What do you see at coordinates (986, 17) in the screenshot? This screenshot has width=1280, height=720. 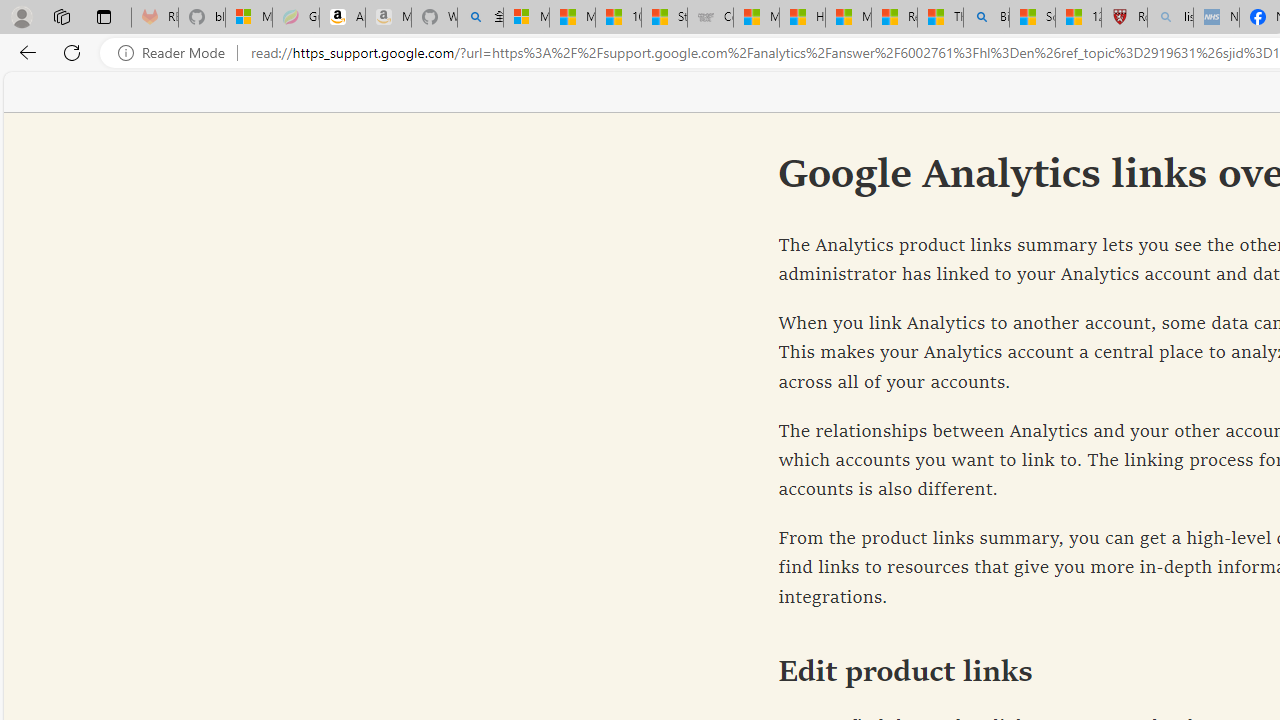 I see `'Bing'` at bounding box center [986, 17].